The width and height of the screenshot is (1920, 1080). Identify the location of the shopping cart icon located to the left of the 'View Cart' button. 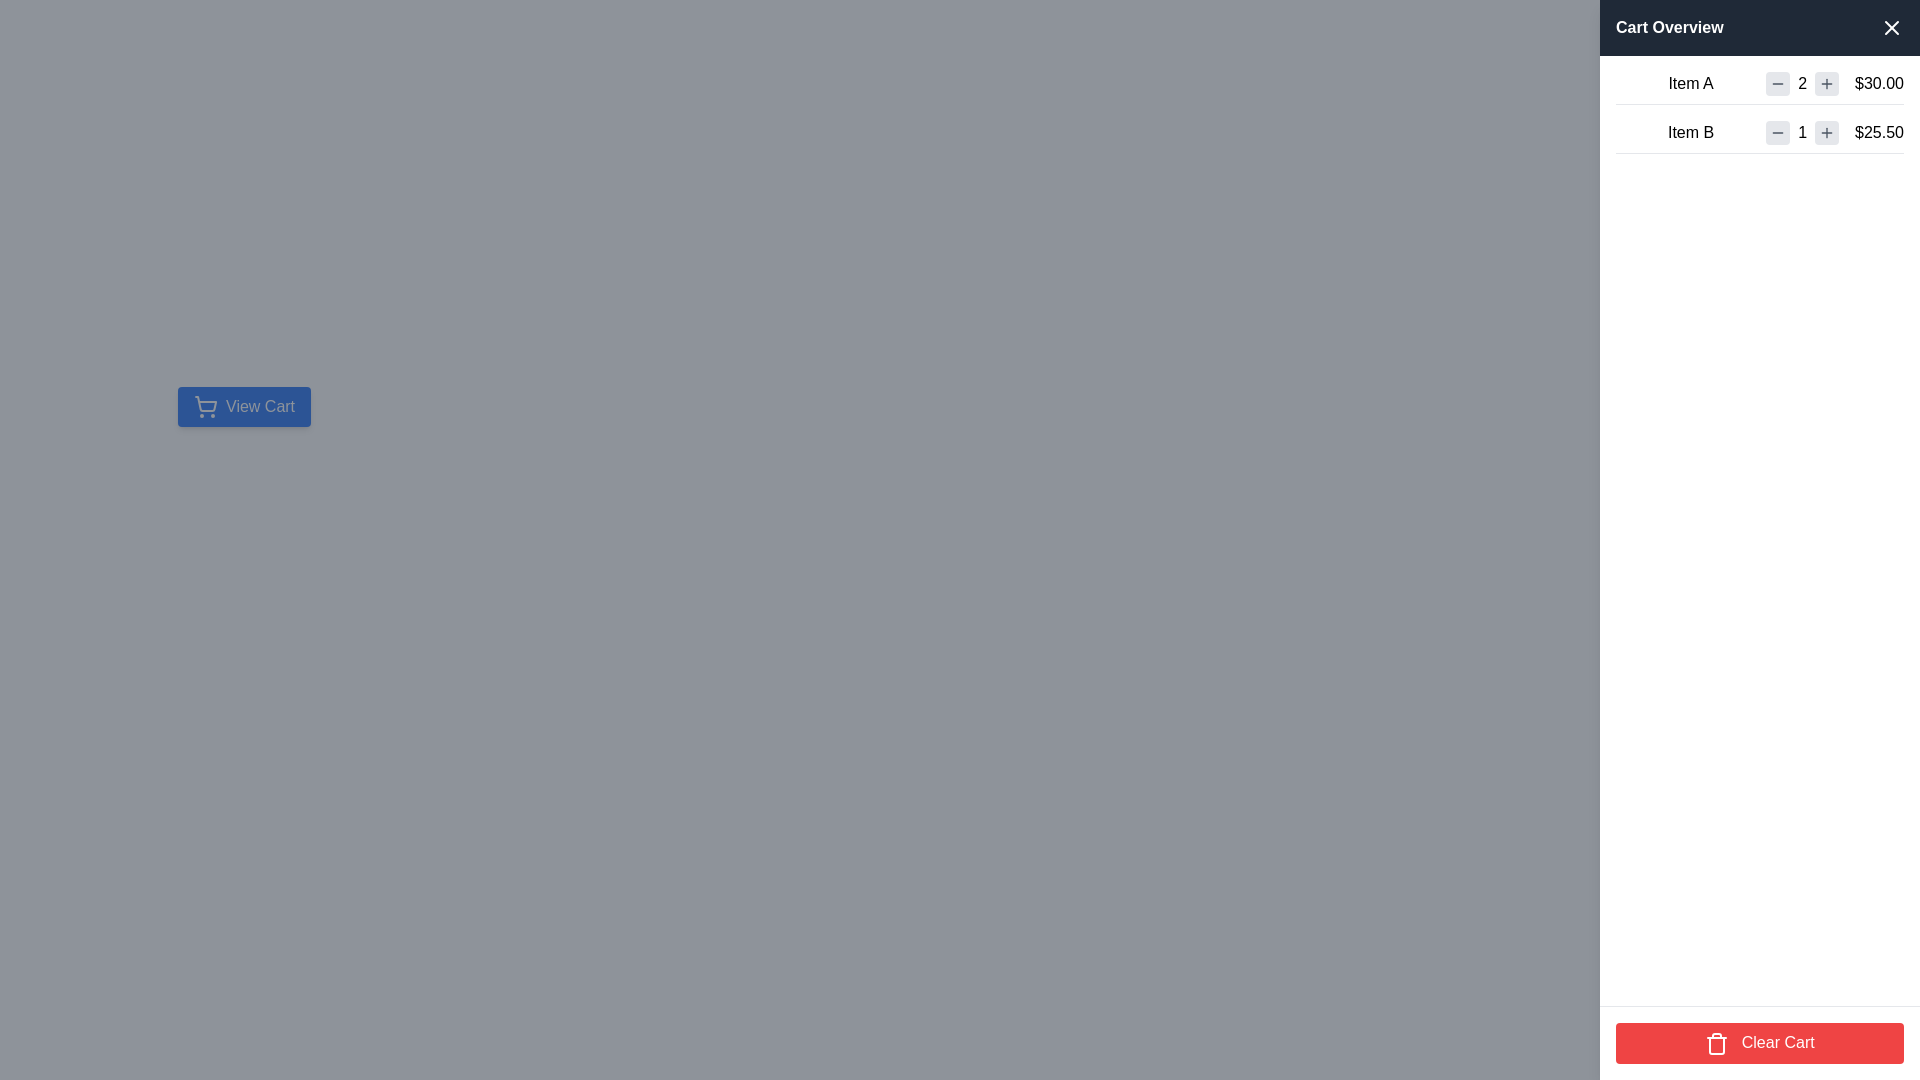
(206, 406).